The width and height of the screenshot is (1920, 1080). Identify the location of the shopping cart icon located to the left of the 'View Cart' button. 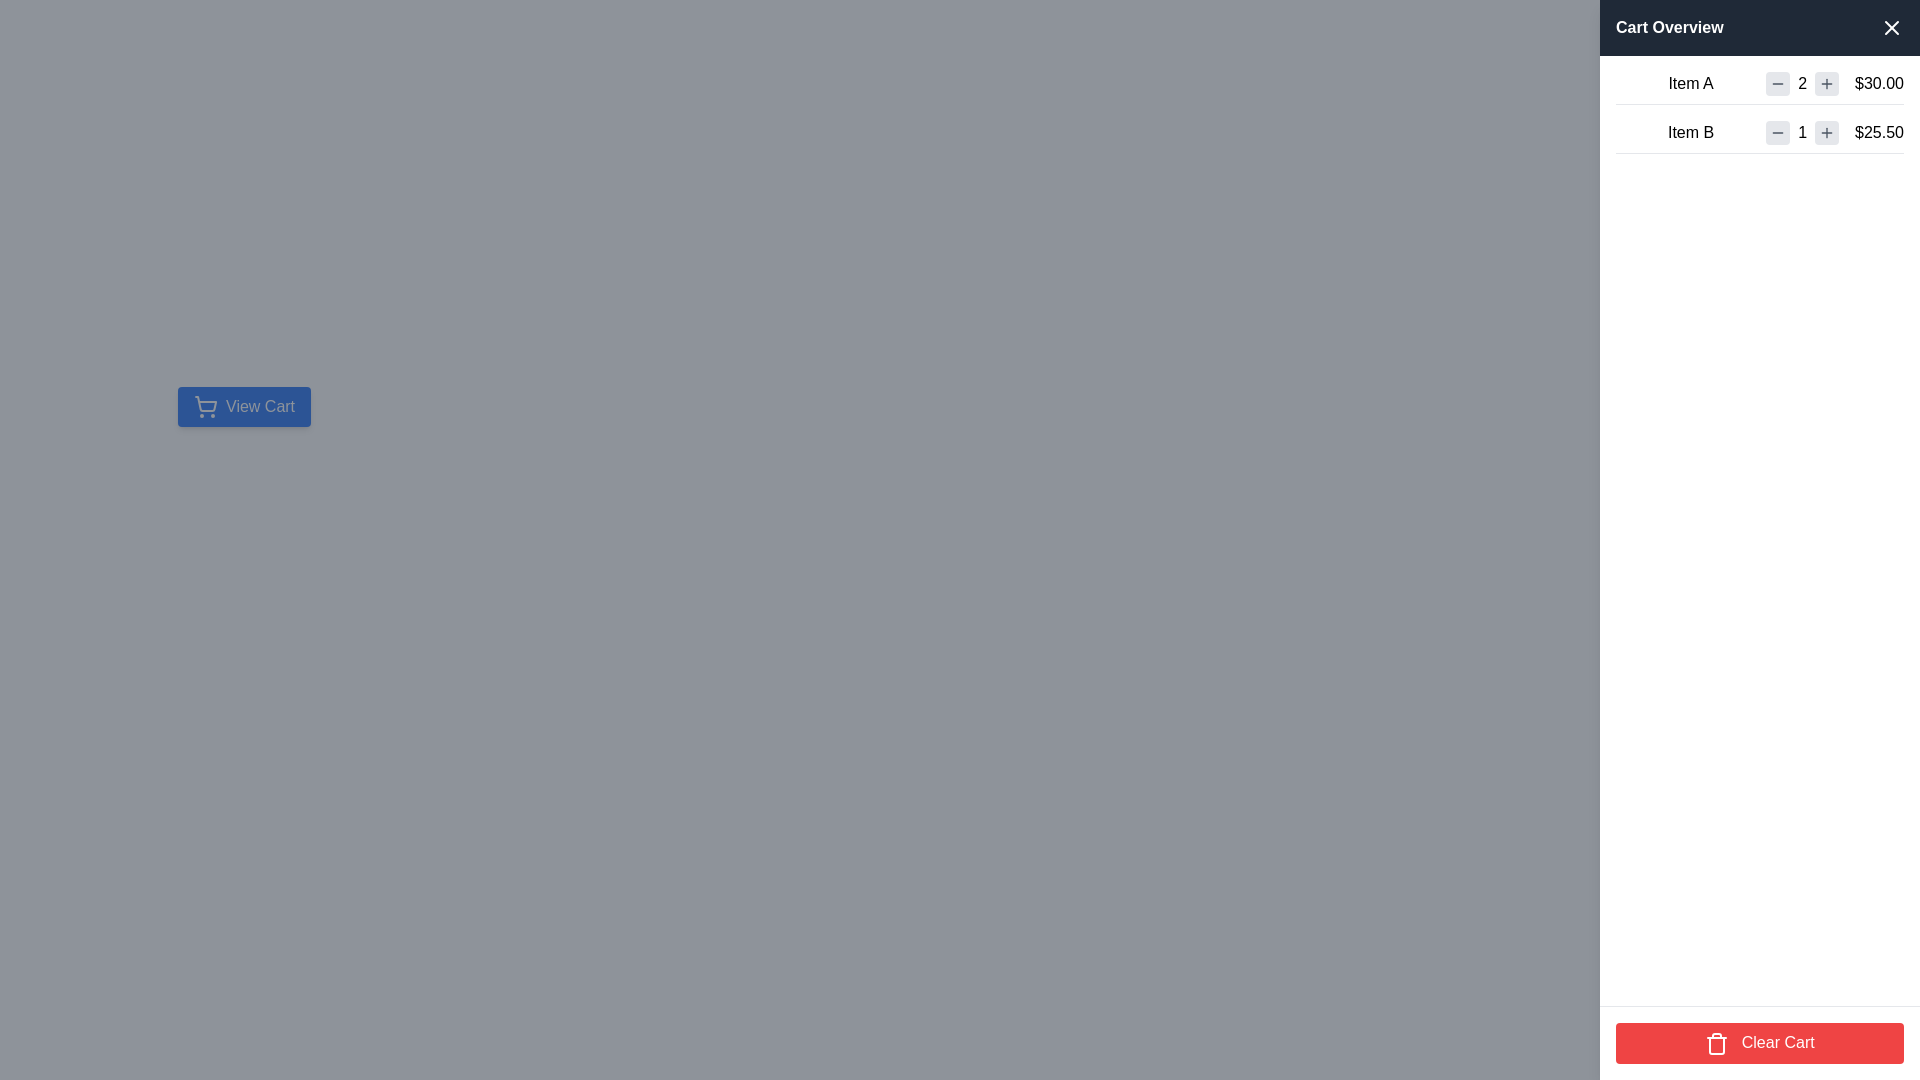
(206, 406).